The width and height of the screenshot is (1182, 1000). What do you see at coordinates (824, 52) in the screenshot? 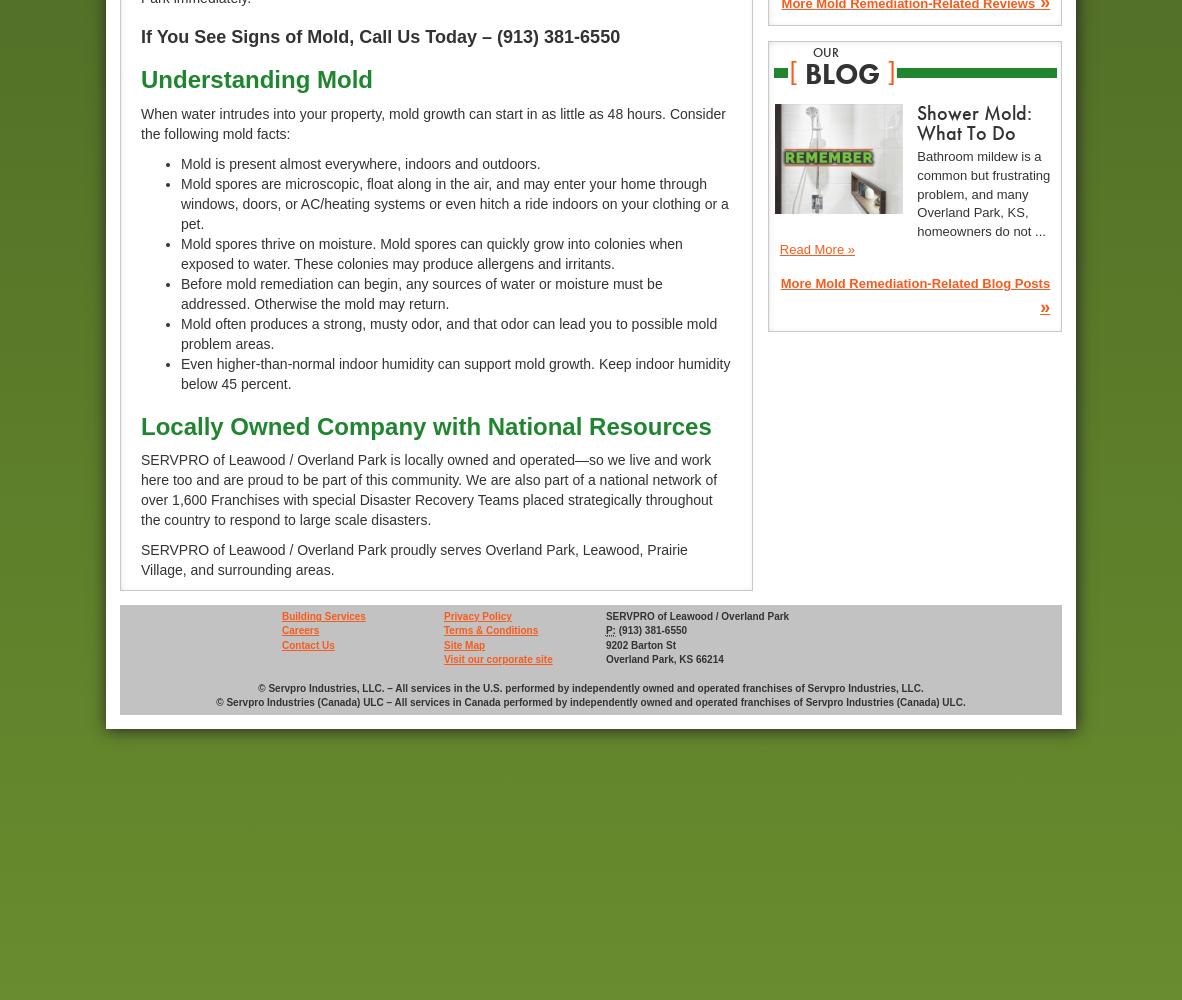
I see `'our'` at bounding box center [824, 52].